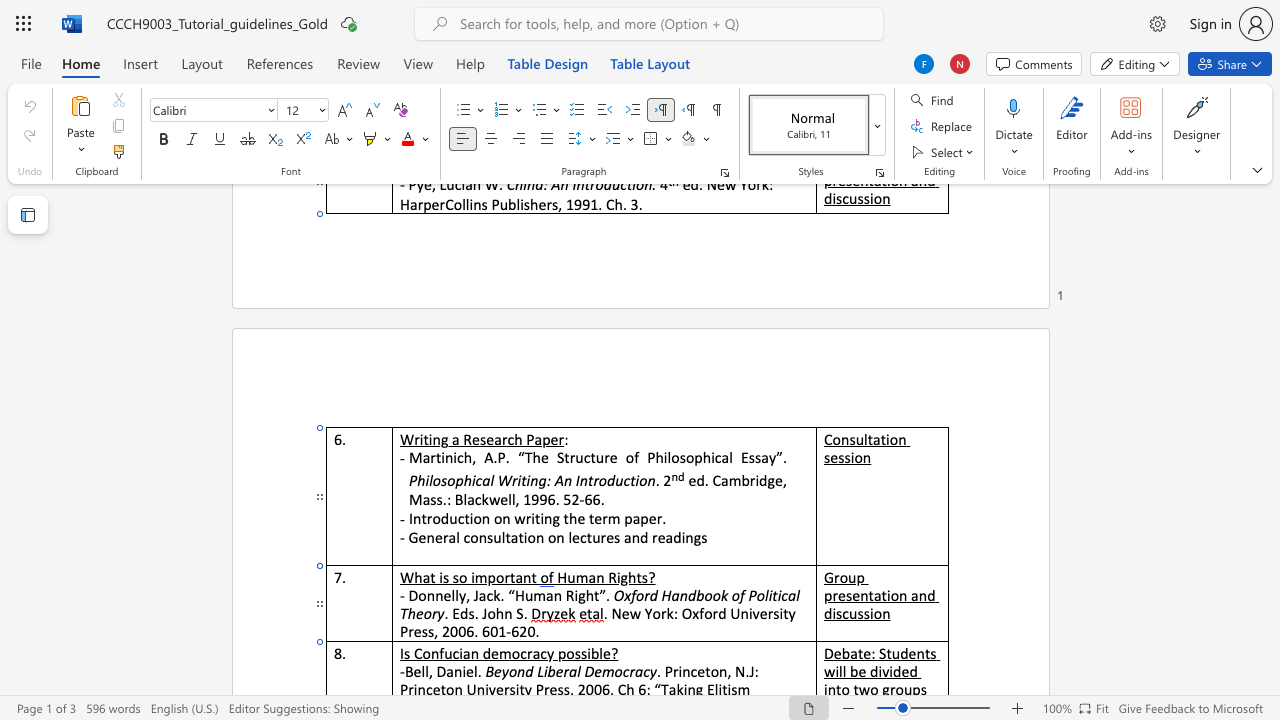 The height and width of the screenshot is (720, 1280). What do you see at coordinates (845, 612) in the screenshot?
I see `the 1th character "c" in the text` at bounding box center [845, 612].